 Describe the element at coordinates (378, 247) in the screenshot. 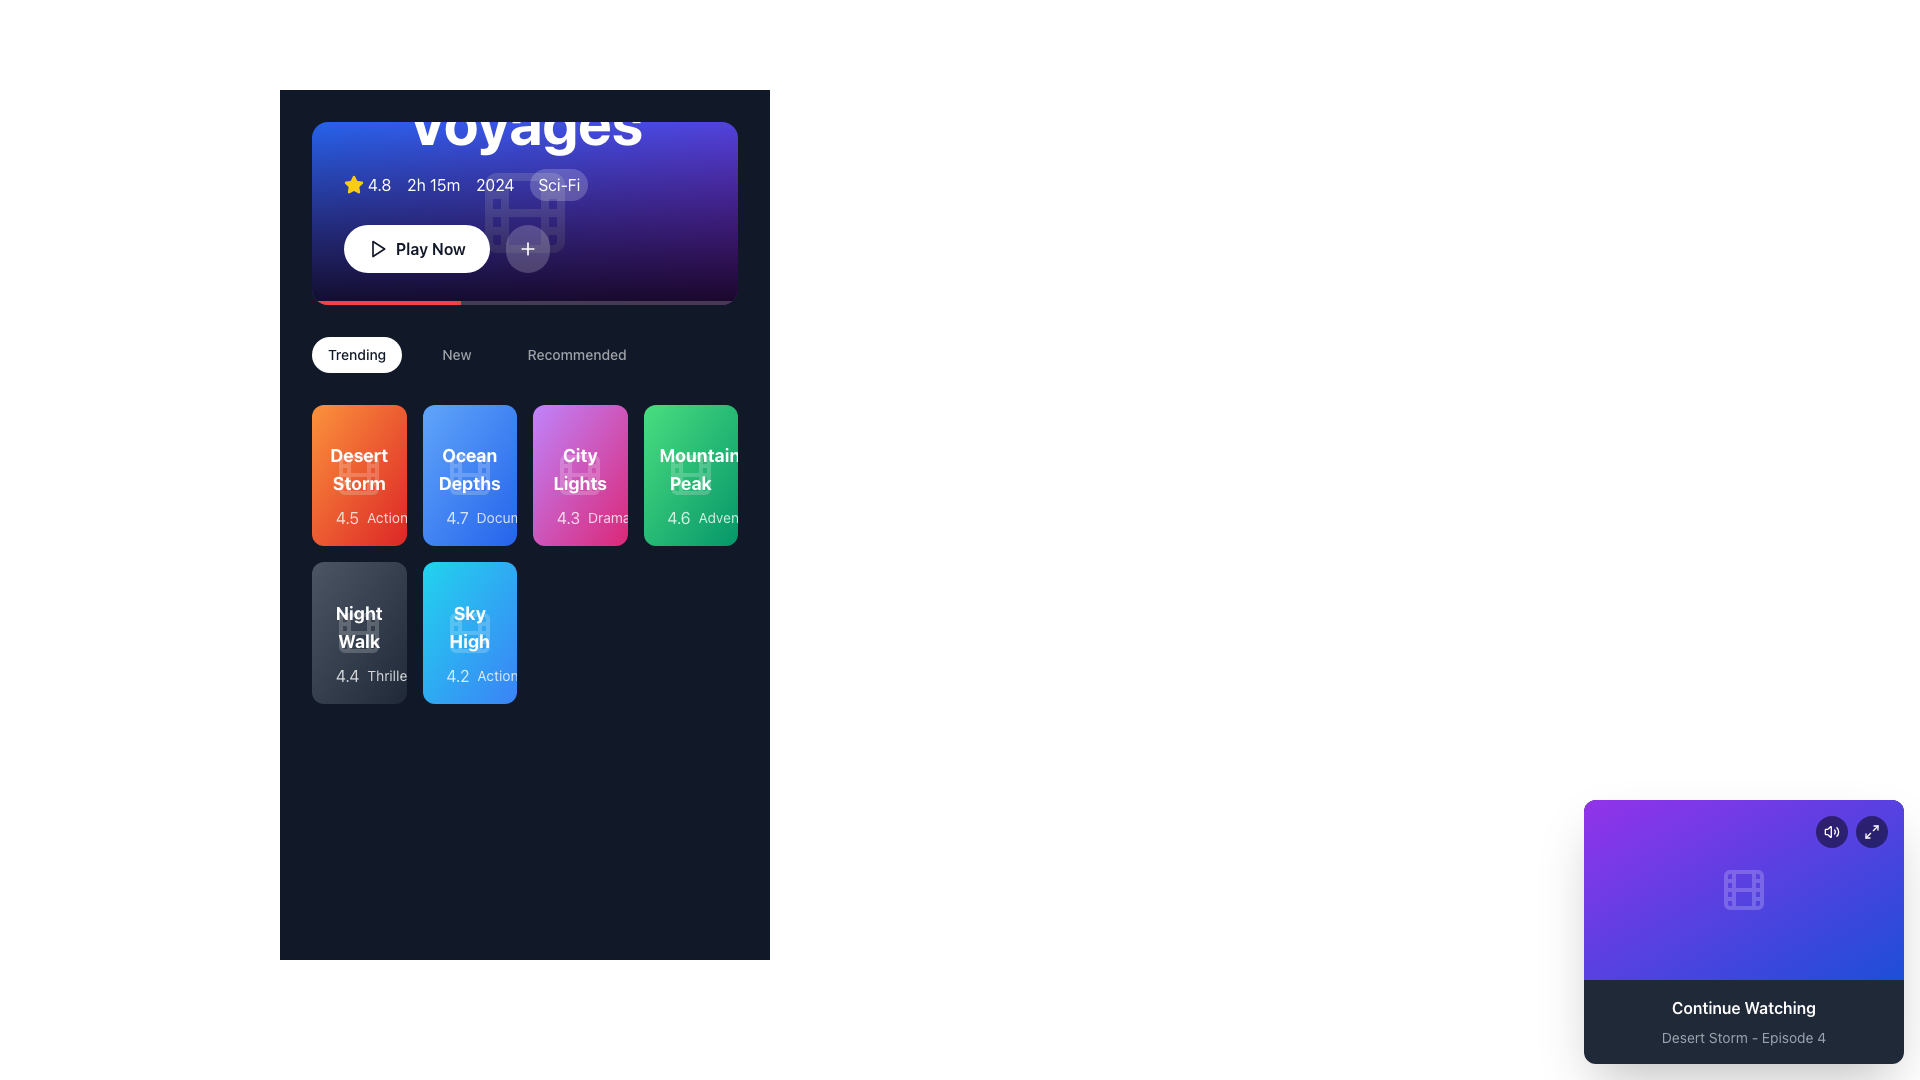

I see `the play icon located within the circular 'Play Now' button in the main header section to initiate media playback` at that location.